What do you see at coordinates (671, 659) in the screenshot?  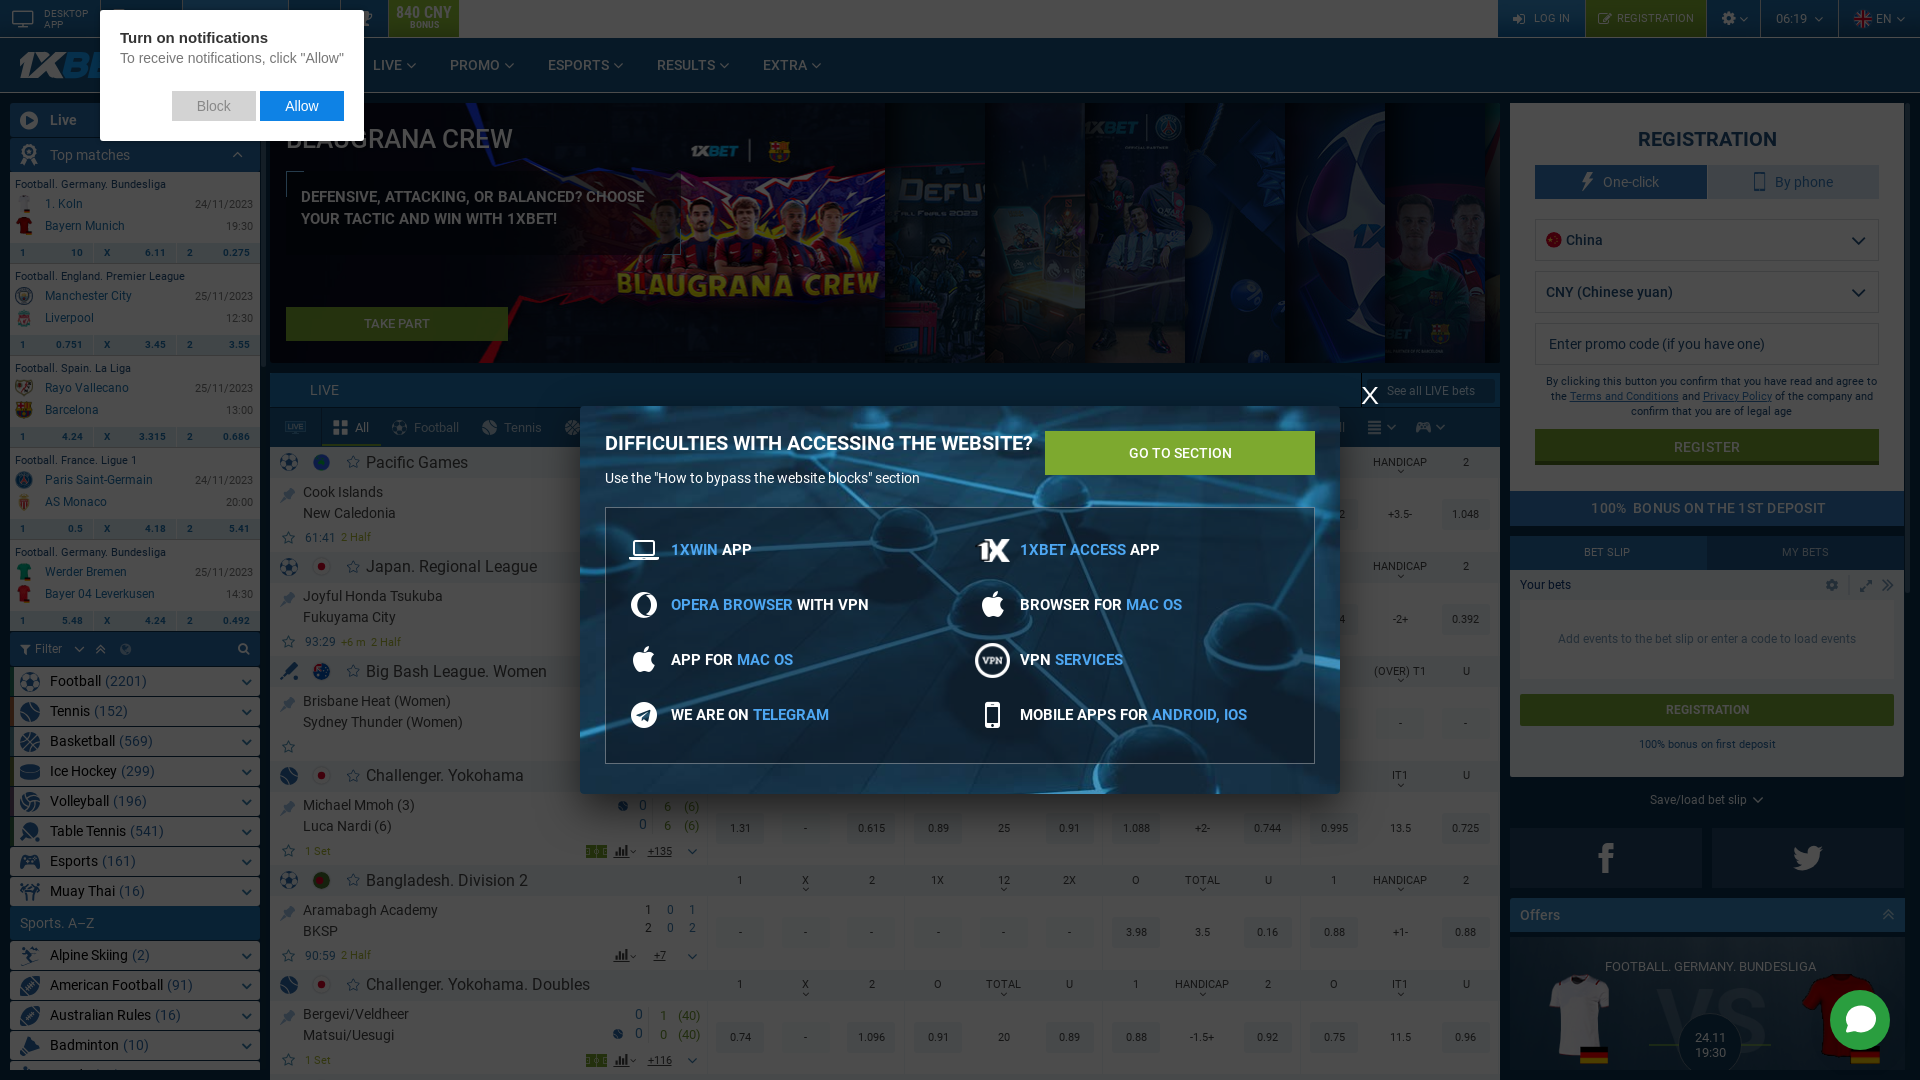 I see `'APP FOR MAC OS'` at bounding box center [671, 659].